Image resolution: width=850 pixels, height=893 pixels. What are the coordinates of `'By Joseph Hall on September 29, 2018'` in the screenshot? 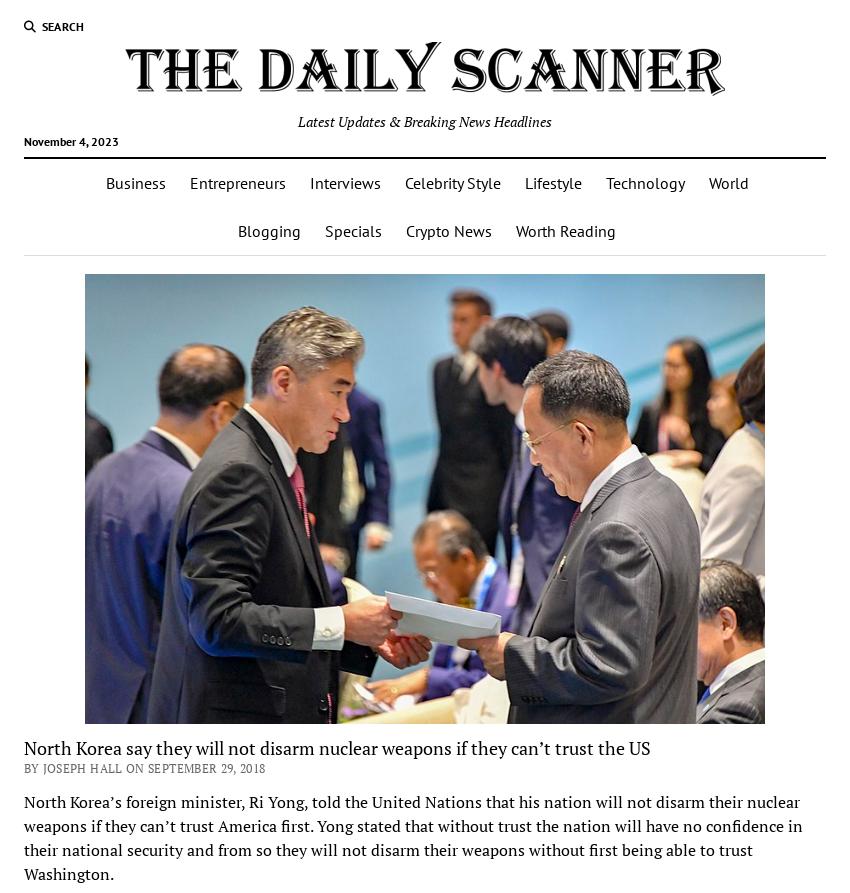 It's located at (143, 766).